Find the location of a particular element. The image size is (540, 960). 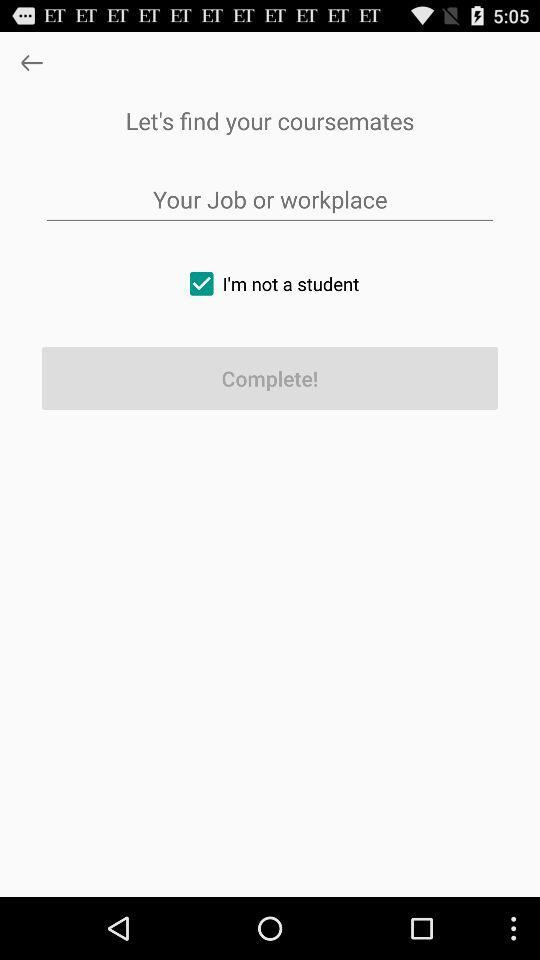

data is located at coordinates (270, 199).